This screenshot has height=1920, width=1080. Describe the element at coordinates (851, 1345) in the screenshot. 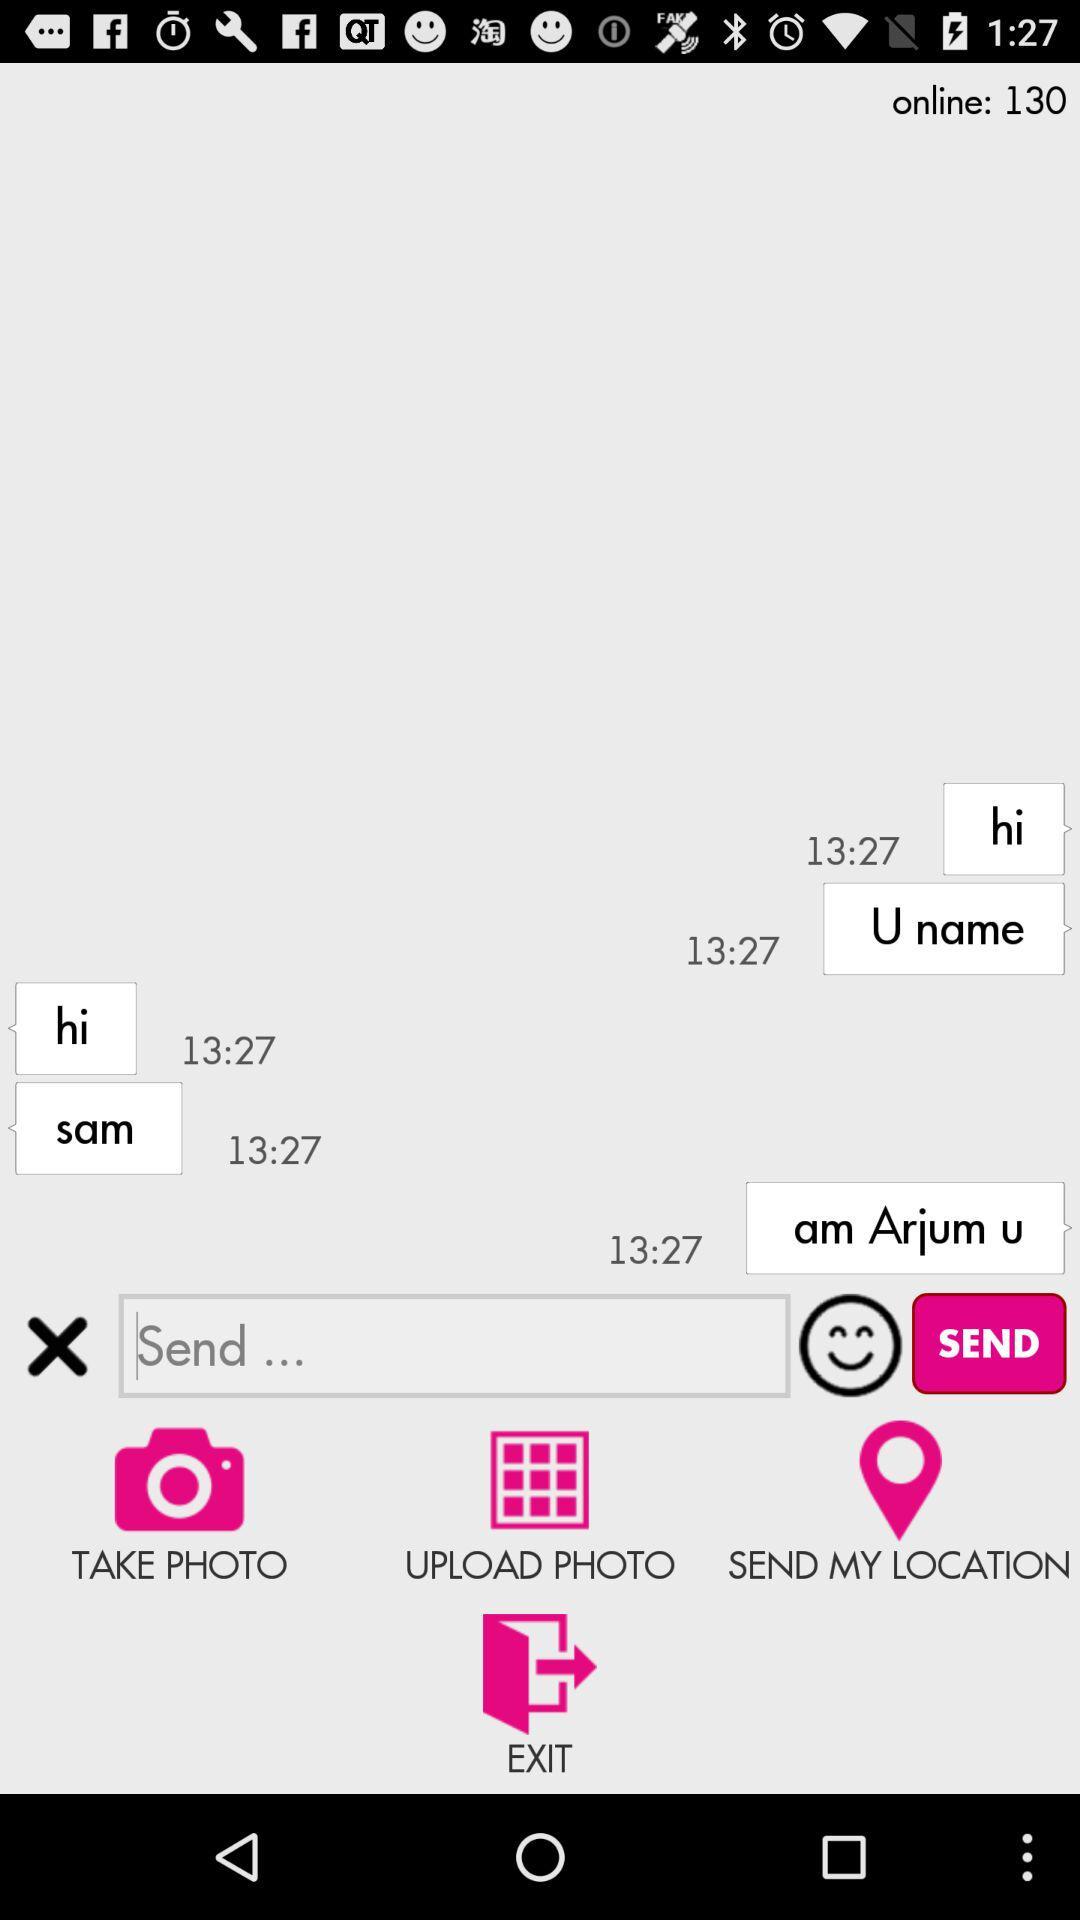

I see `expand emoji menu` at that location.